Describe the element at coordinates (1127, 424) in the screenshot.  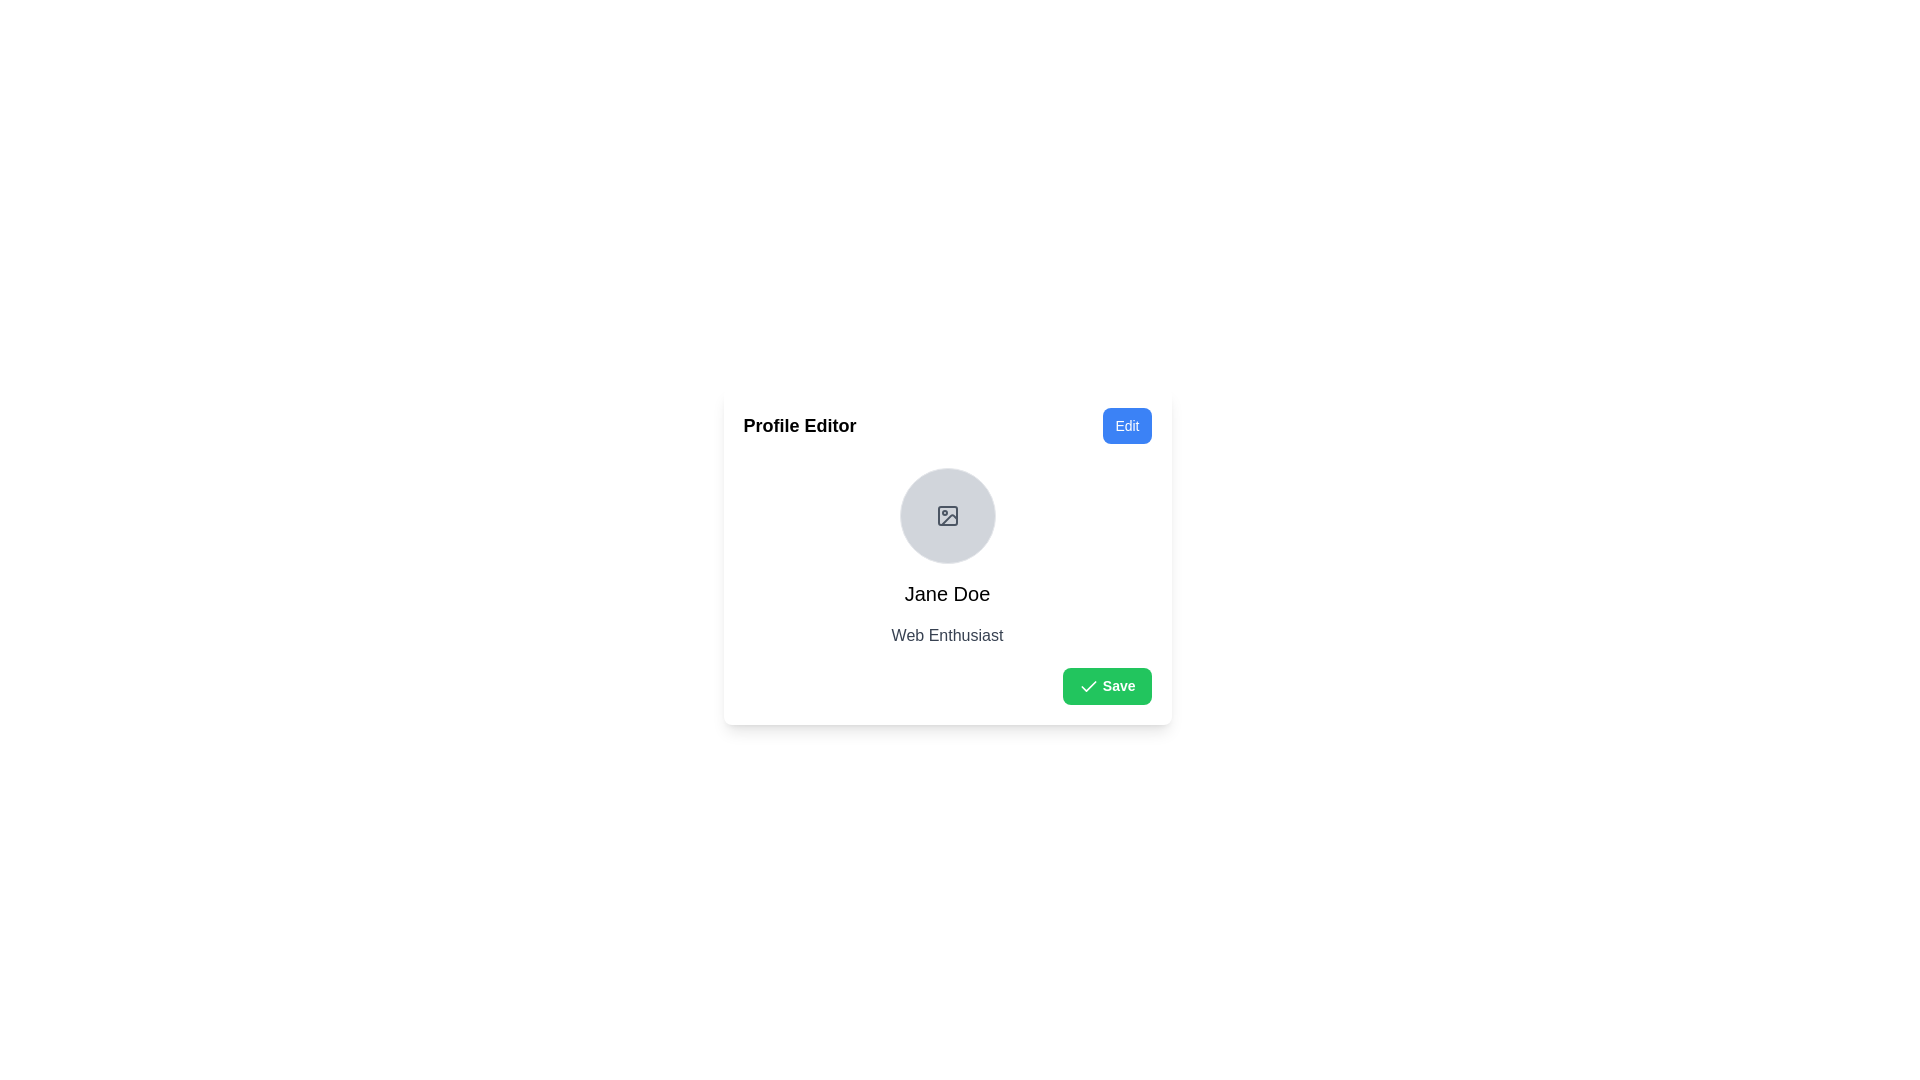
I see `the rounded 'Edit' button with white text on a blue background located in the upper-right corner of the 'Profile Editor' section to observe the hover effect` at that location.